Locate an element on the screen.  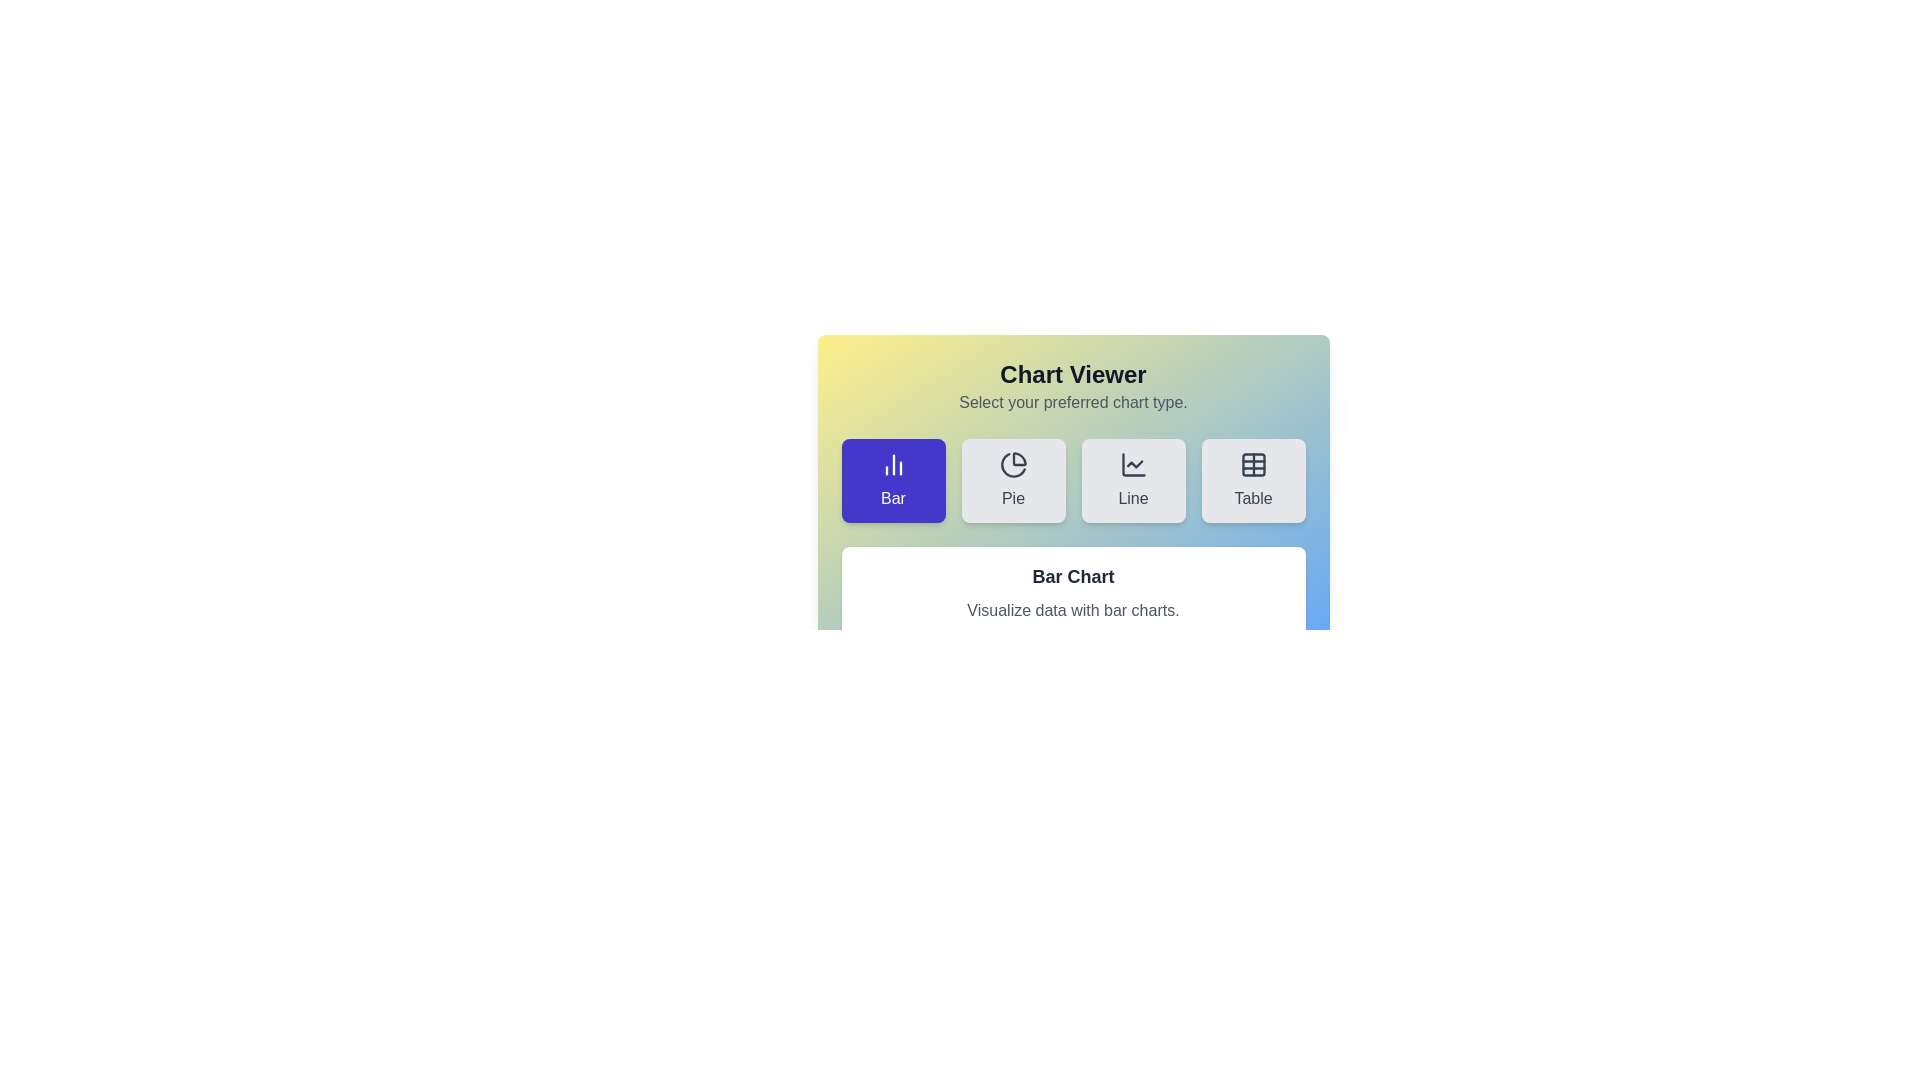
the Heading element which serves as the title of the section, located centrally above the user instructions subtitle is located at coordinates (1072, 374).